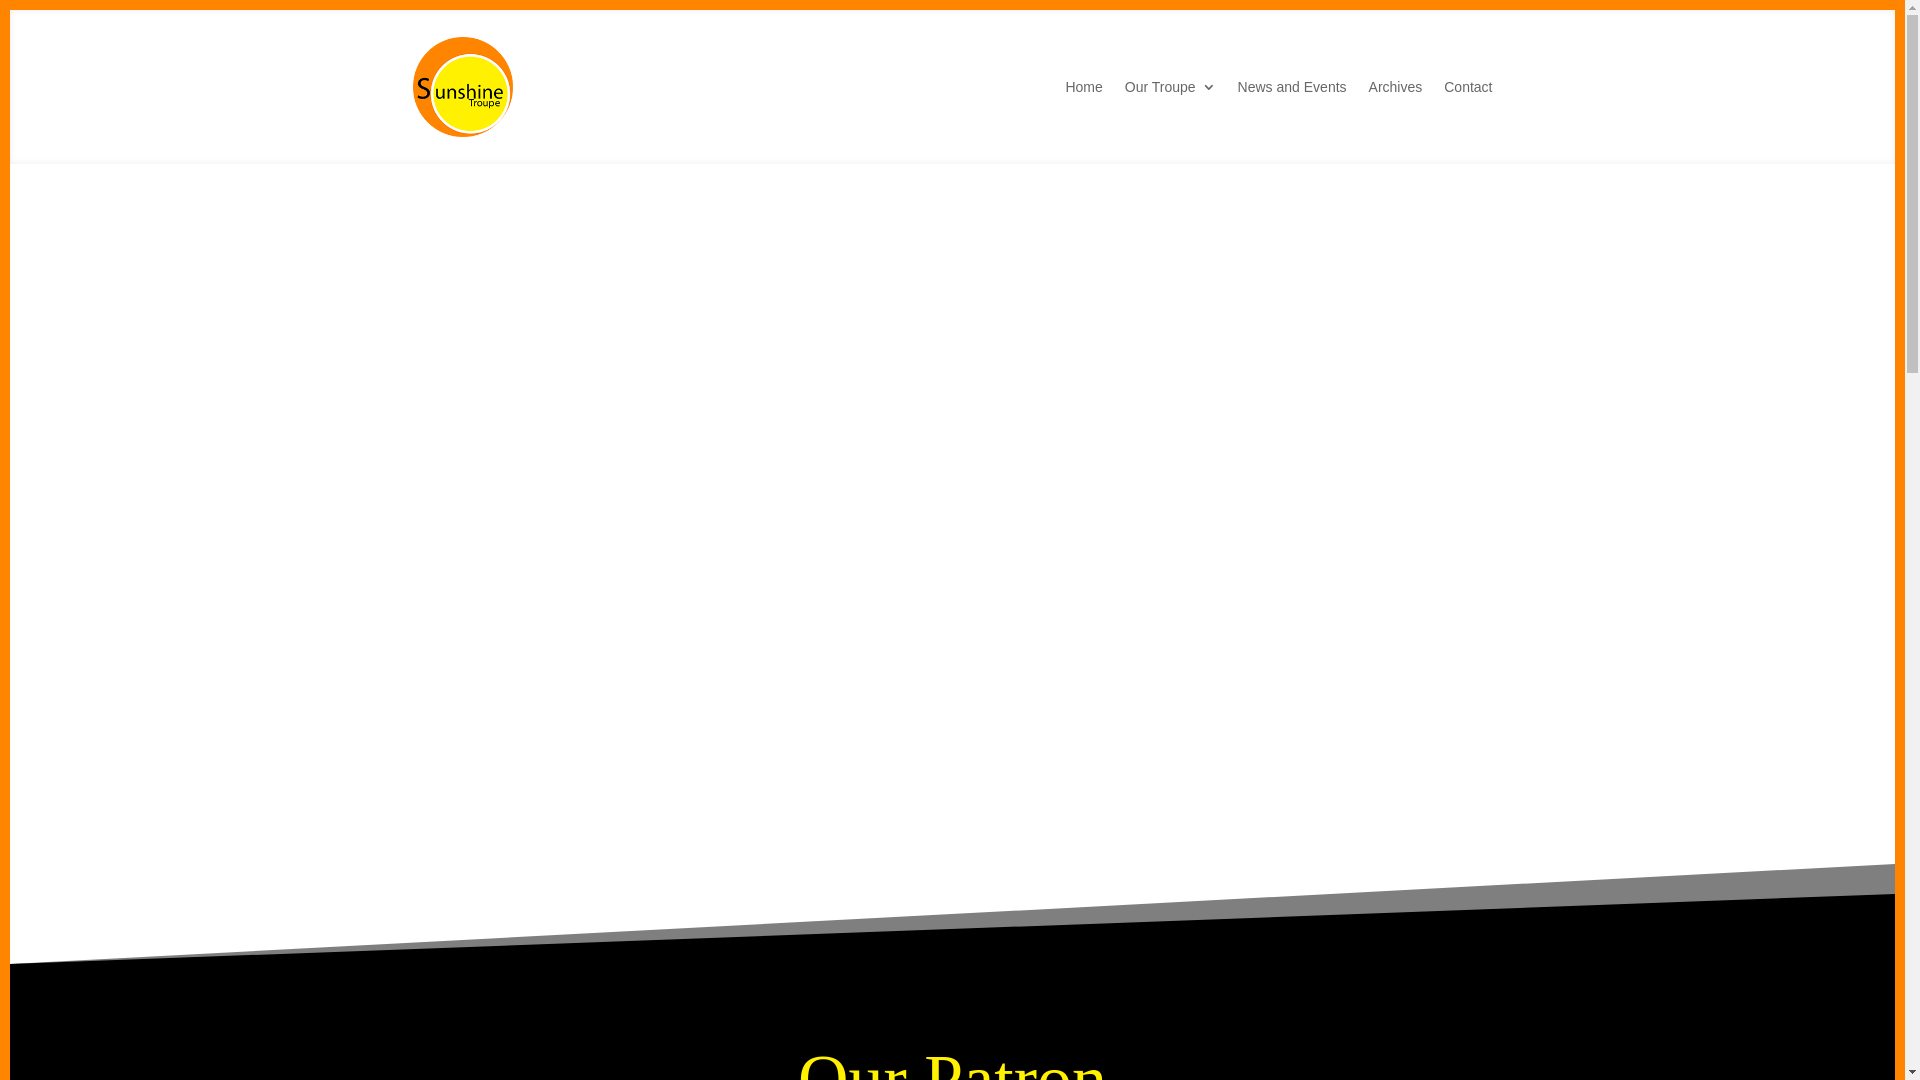  Describe the element at coordinates (1237, 86) in the screenshot. I see `'News and Events'` at that location.